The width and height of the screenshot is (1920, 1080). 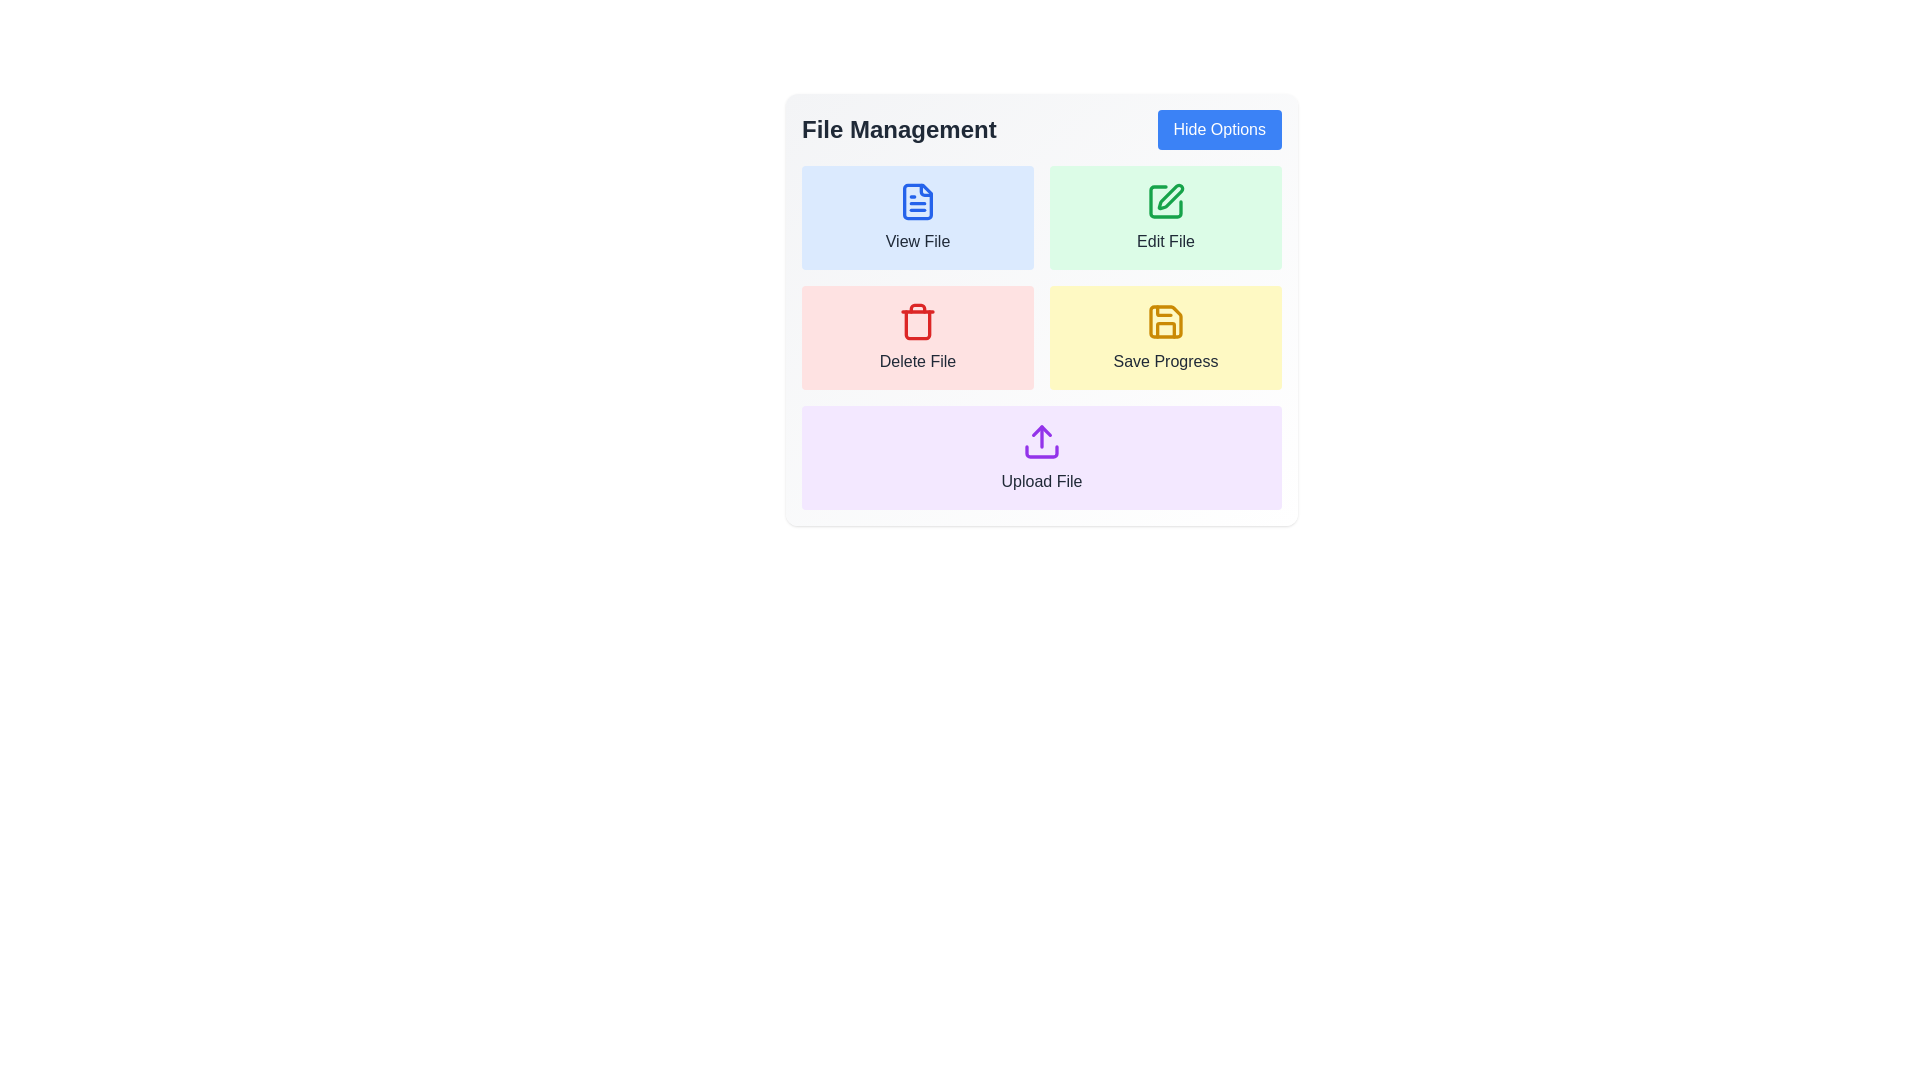 I want to click on the green square-shaped edit icon with a white-outlined pen in the center located in the Edit File section of the File Management interface, so click(x=1166, y=201).